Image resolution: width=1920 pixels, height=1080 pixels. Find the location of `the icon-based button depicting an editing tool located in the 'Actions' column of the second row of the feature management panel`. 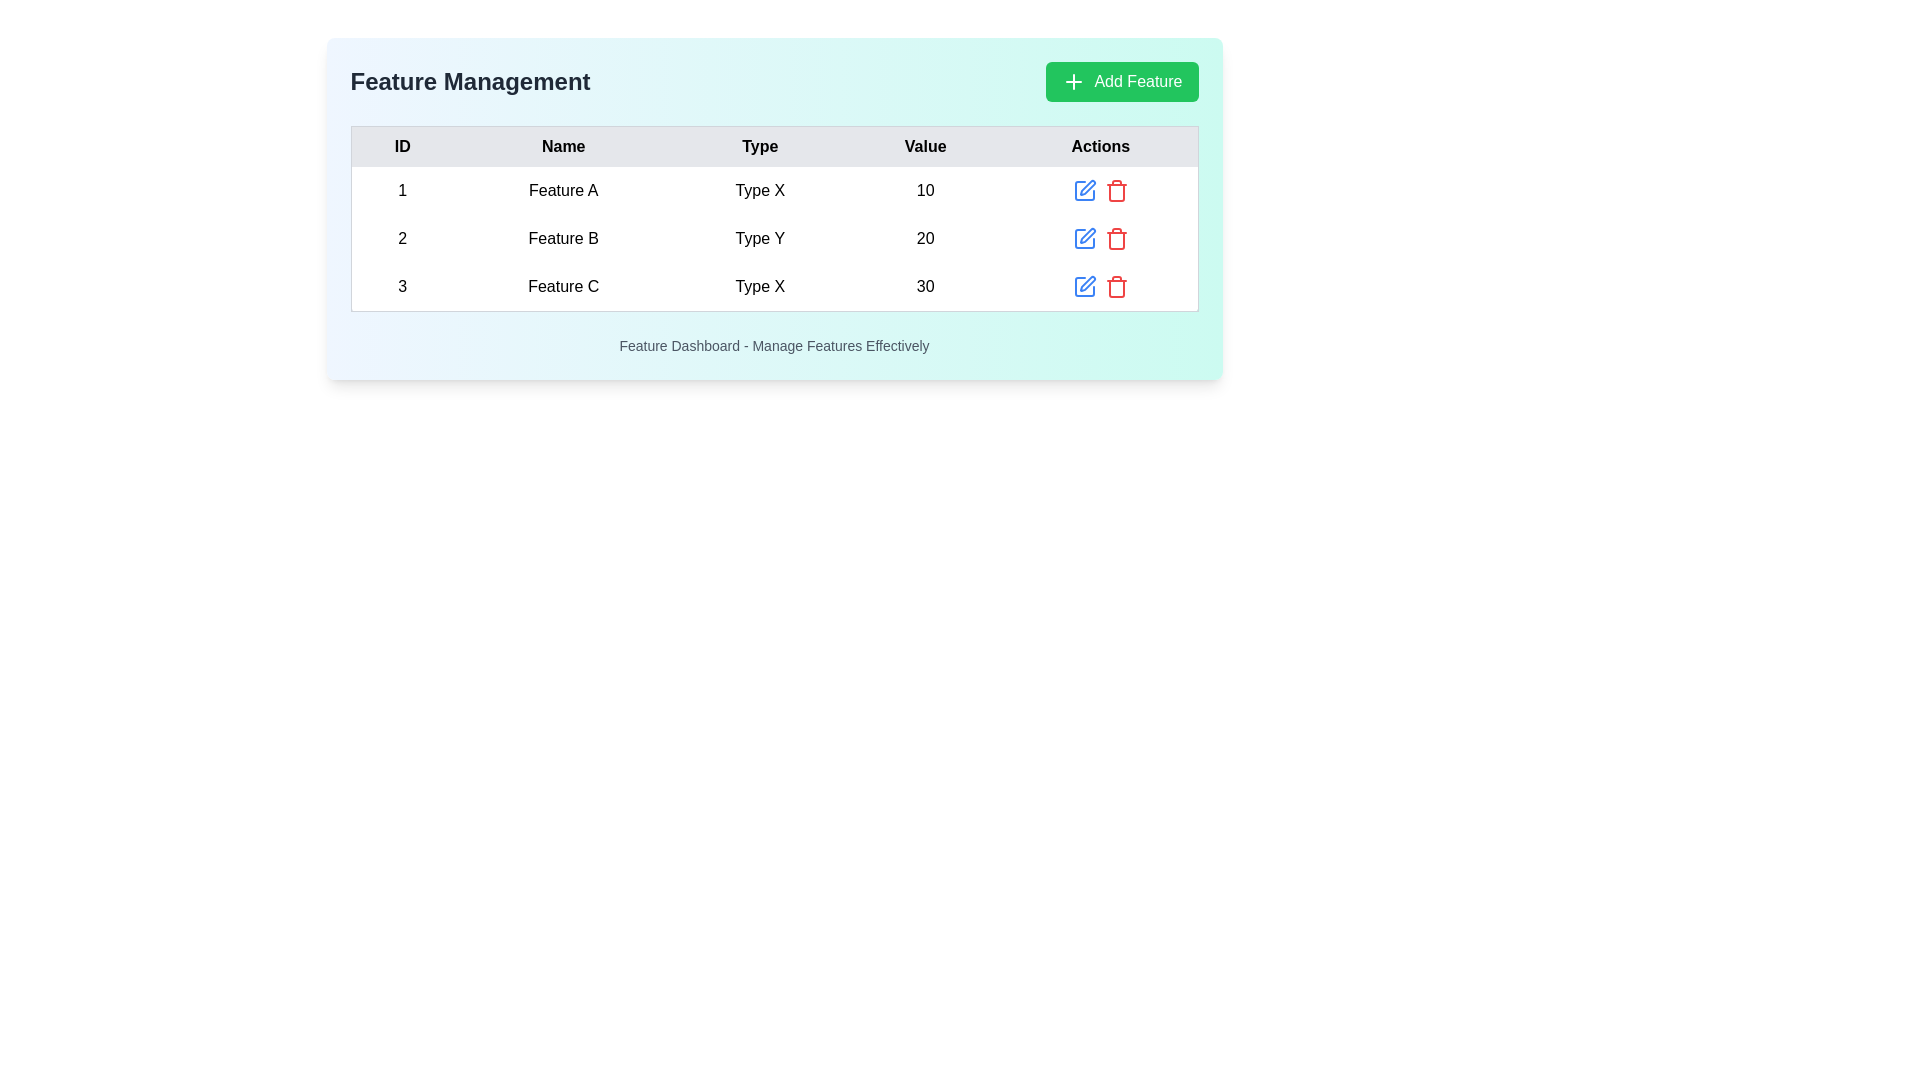

the icon-based button depicting an editing tool located in the 'Actions' column of the second row of the feature management panel is located at coordinates (1086, 234).